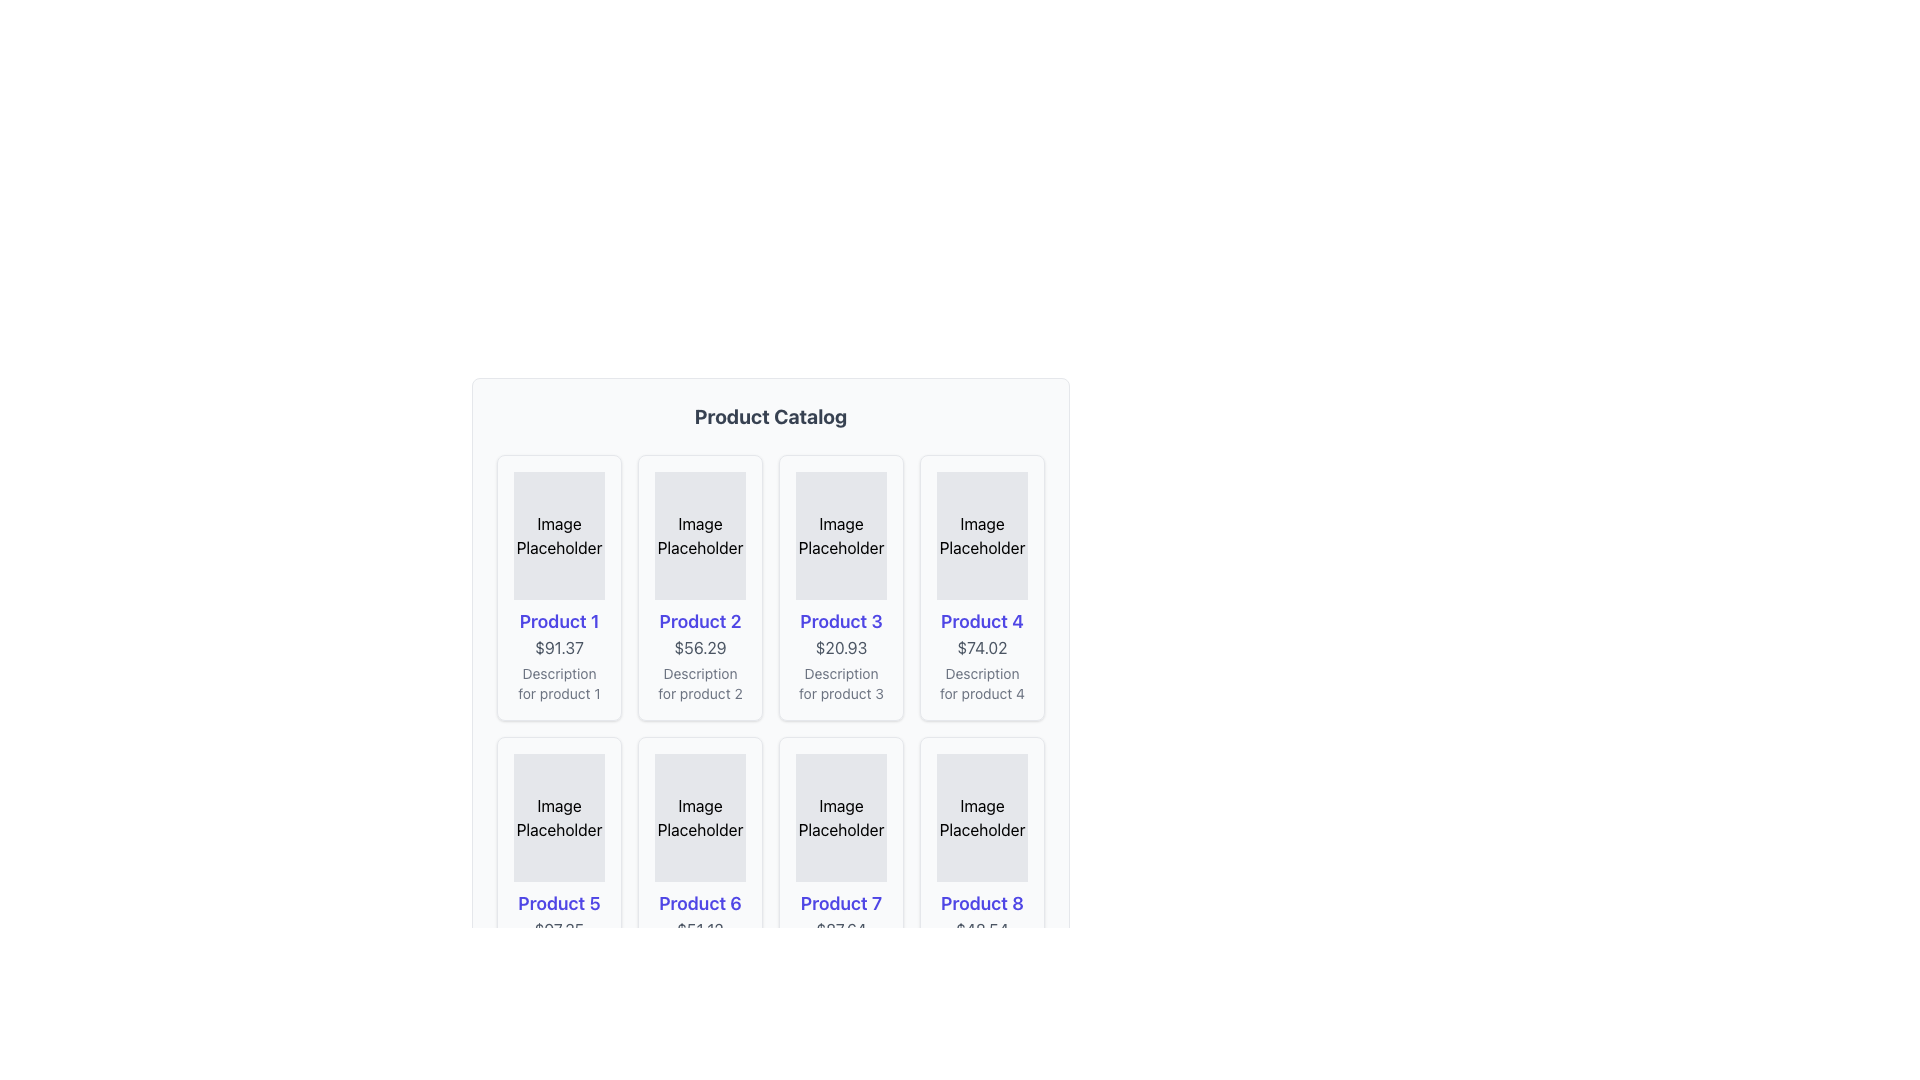  I want to click on the Label displaying the price '$91.37' which is styled in gray font and located below the product title 'Product 1', so click(559, 648).